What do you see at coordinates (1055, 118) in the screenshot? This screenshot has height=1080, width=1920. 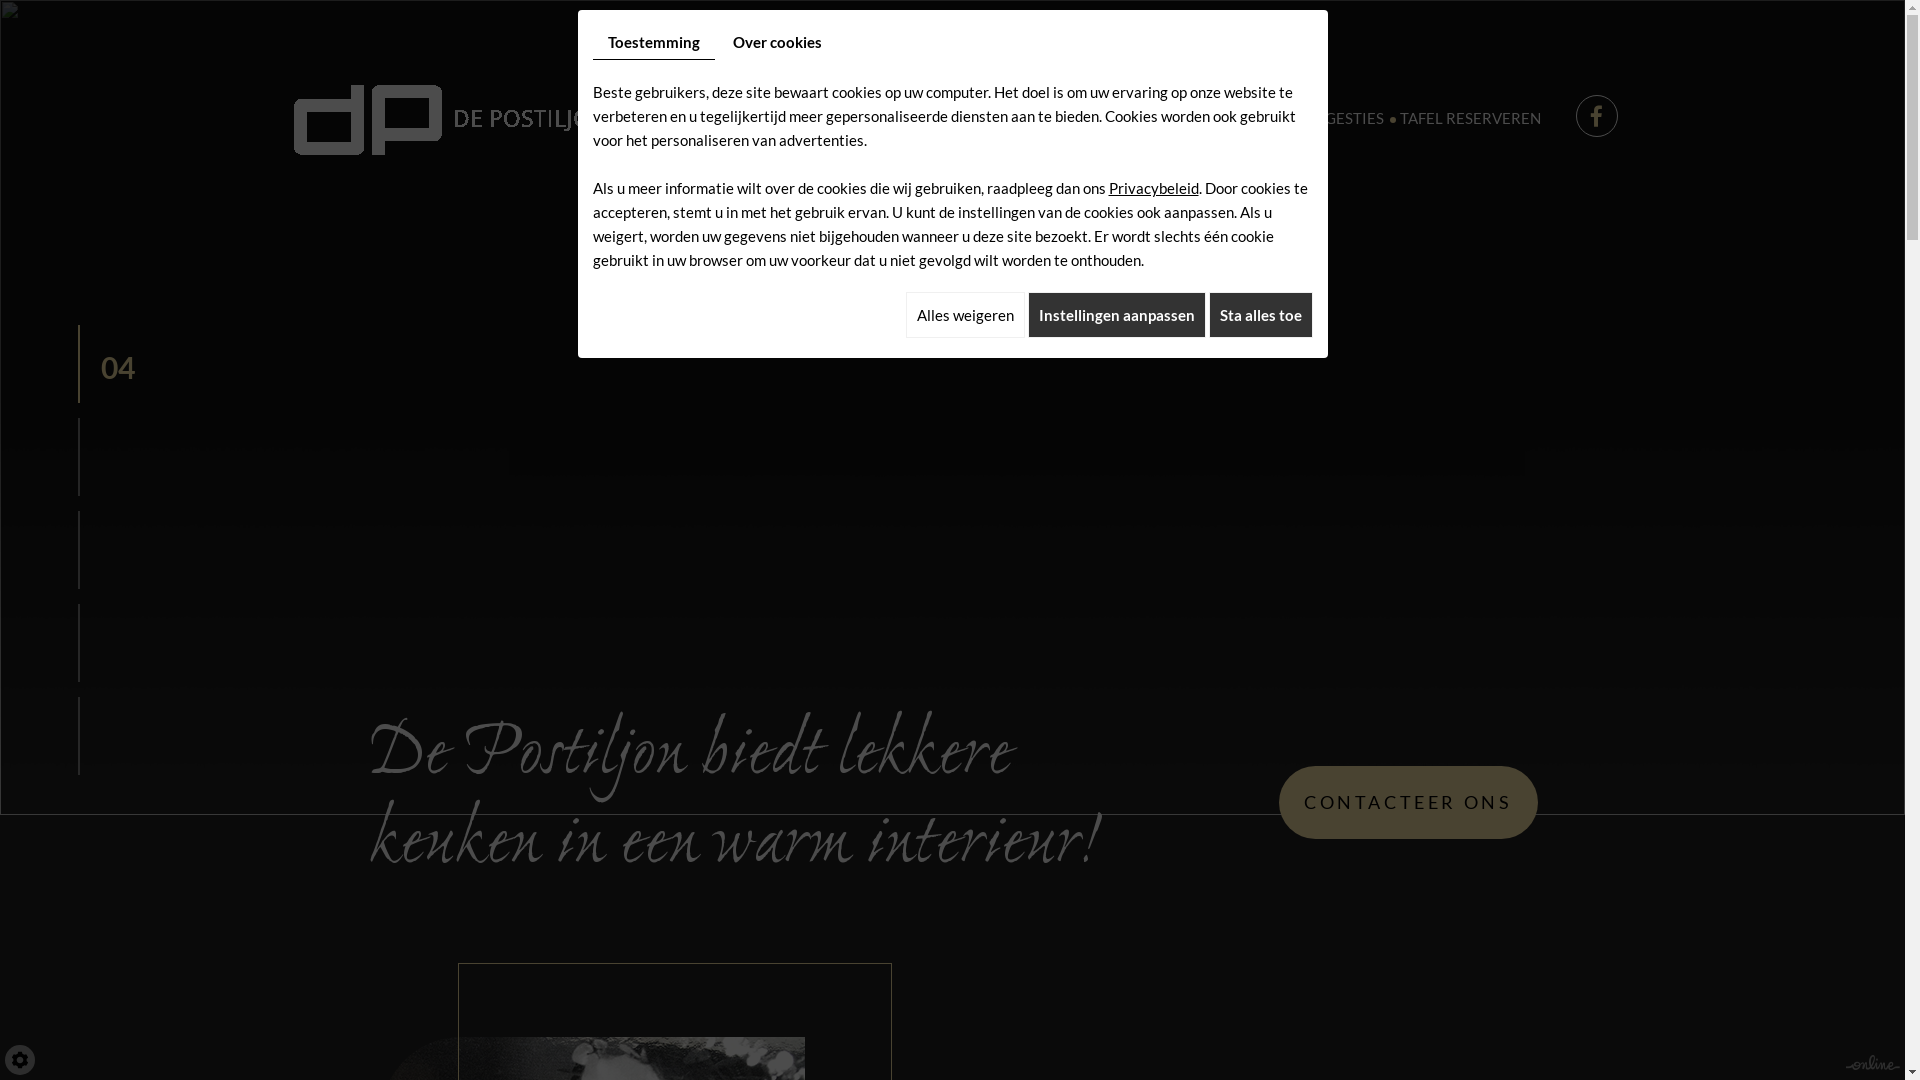 I see `'FEESTMENU'` at bounding box center [1055, 118].